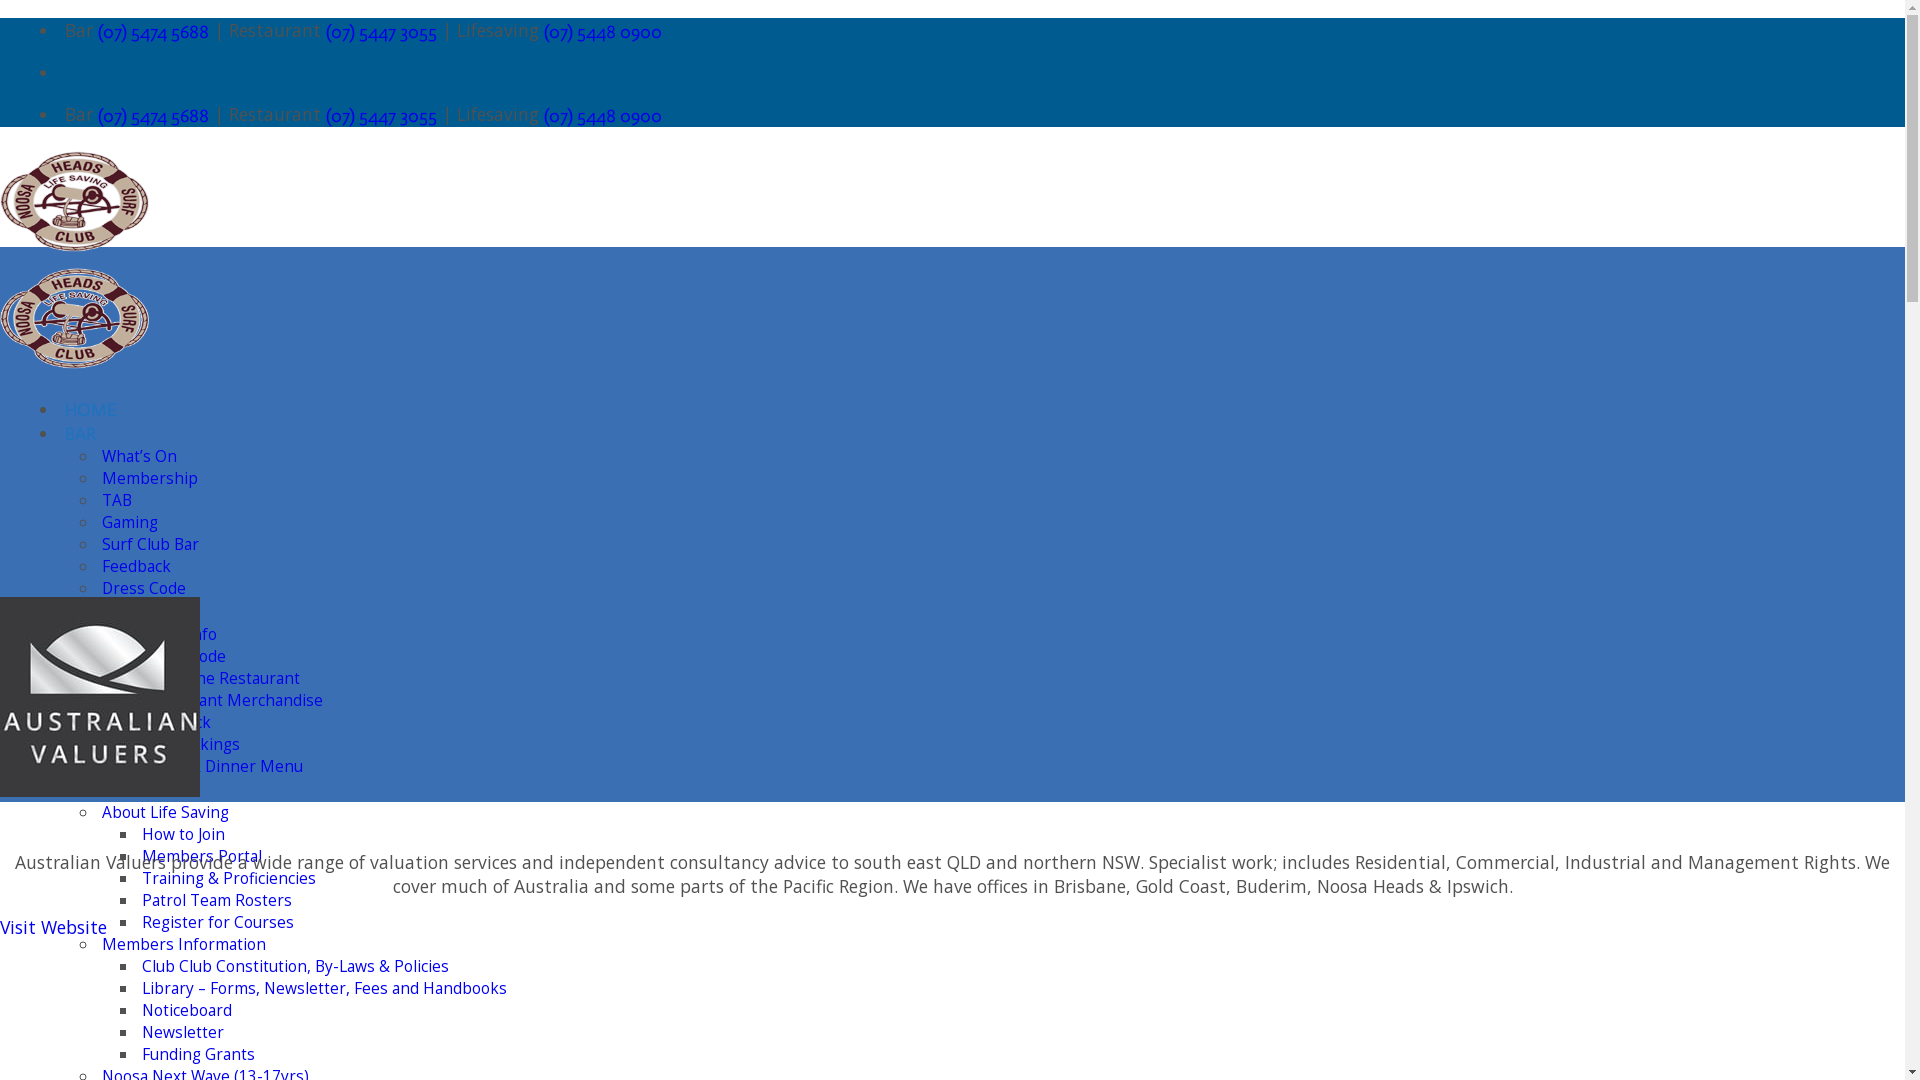  I want to click on 'Noticeboard', so click(141, 1010).